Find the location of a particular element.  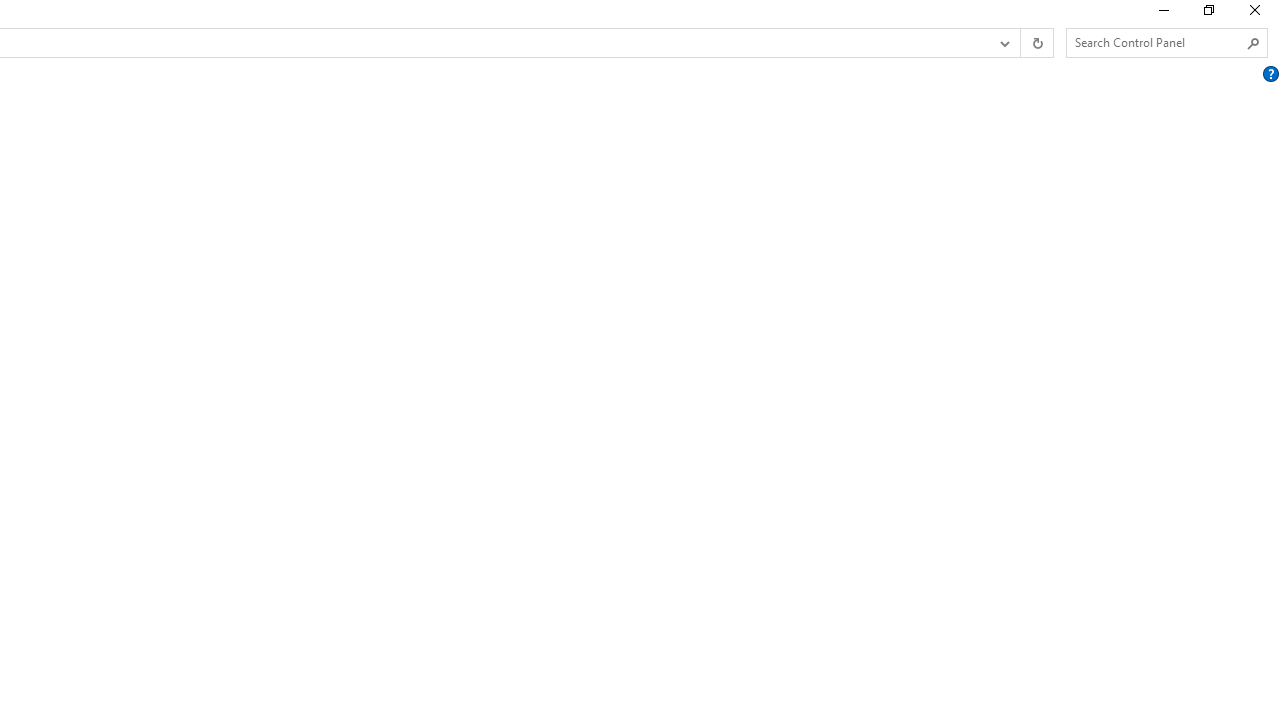

'Refresh "Security and Maintenance" (F5)' is located at coordinates (1036, 43).